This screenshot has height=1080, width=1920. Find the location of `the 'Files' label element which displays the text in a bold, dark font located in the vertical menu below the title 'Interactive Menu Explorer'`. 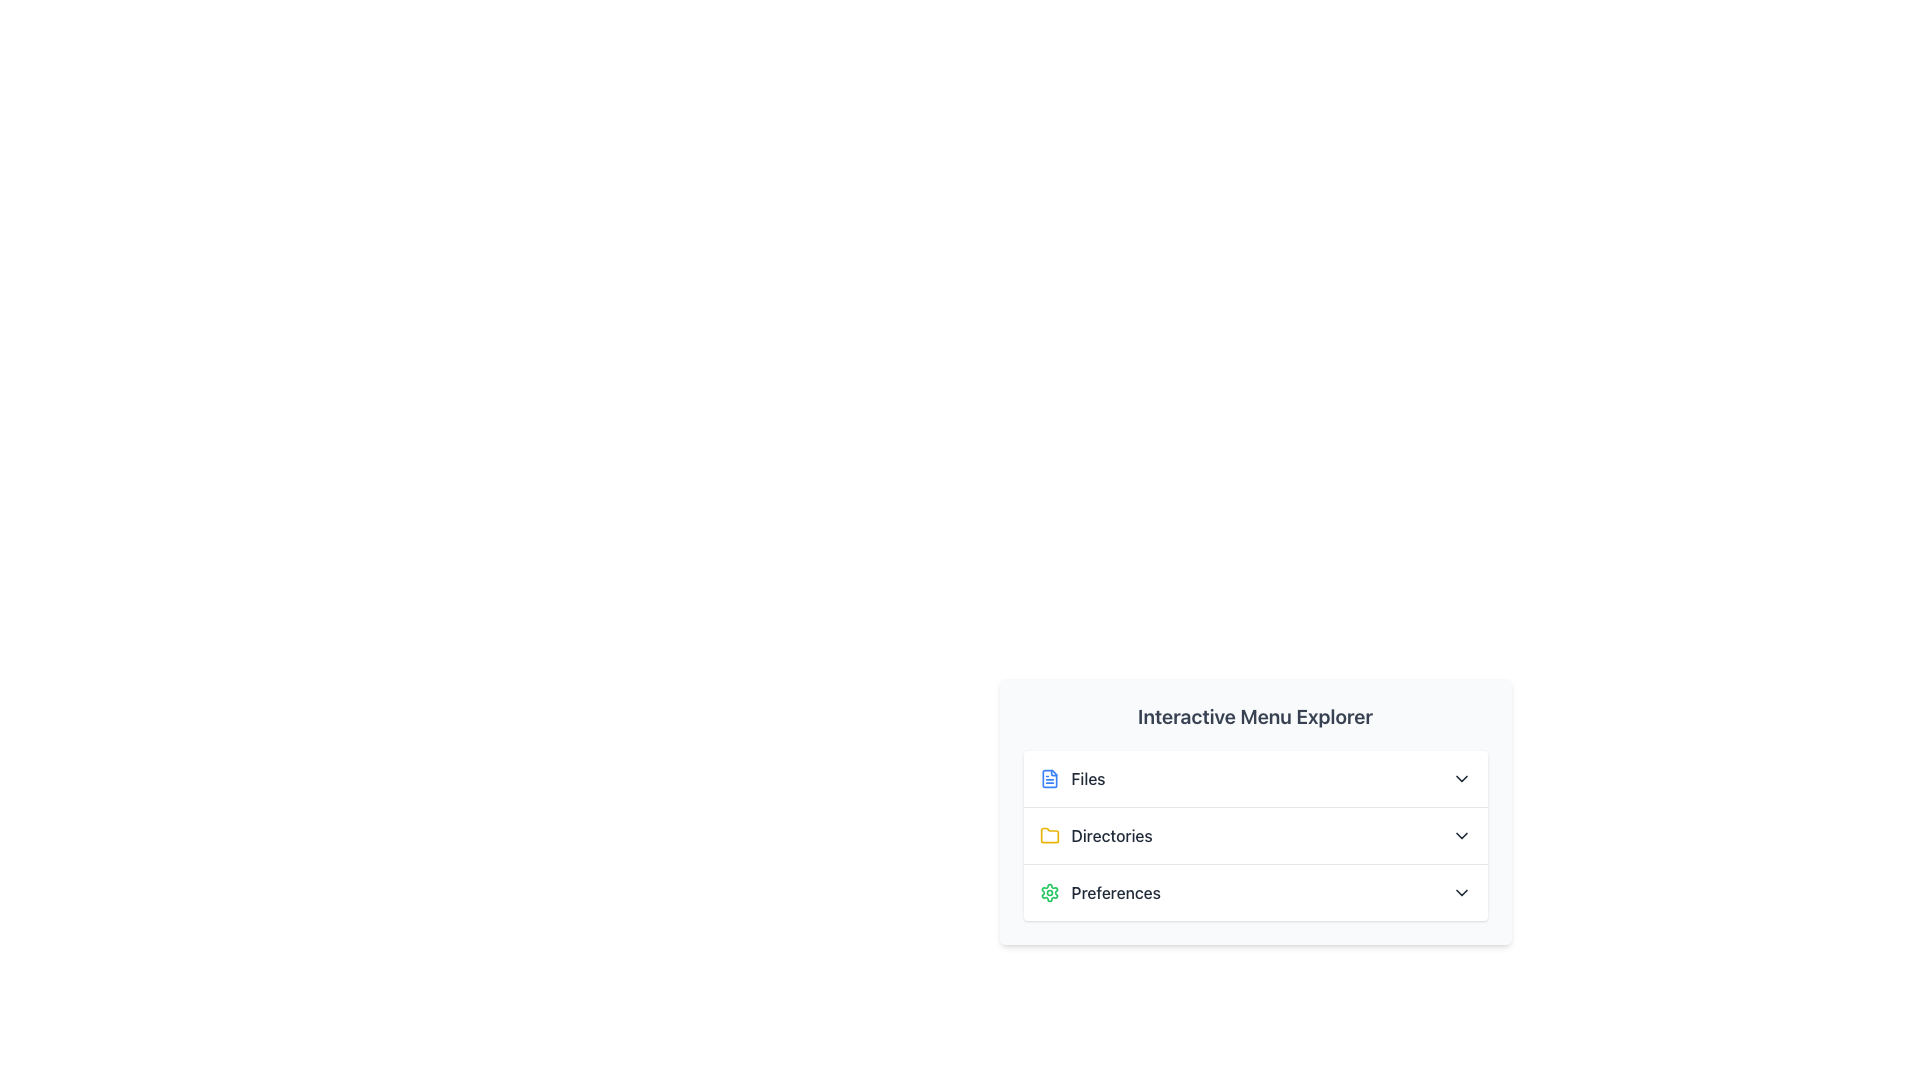

the 'Files' label element which displays the text in a bold, dark font located in the vertical menu below the title 'Interactive Menu Explorer' is located at coordinates (1087, 778).